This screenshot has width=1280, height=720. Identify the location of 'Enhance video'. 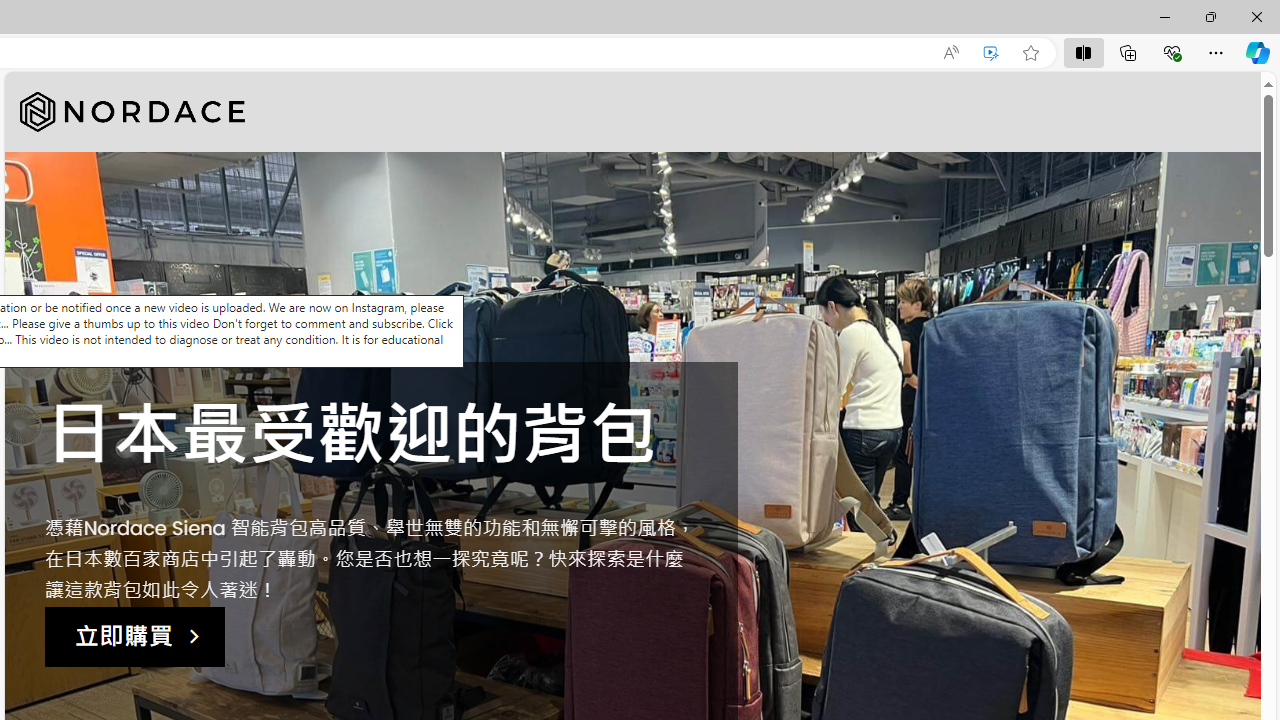
(991, 52).